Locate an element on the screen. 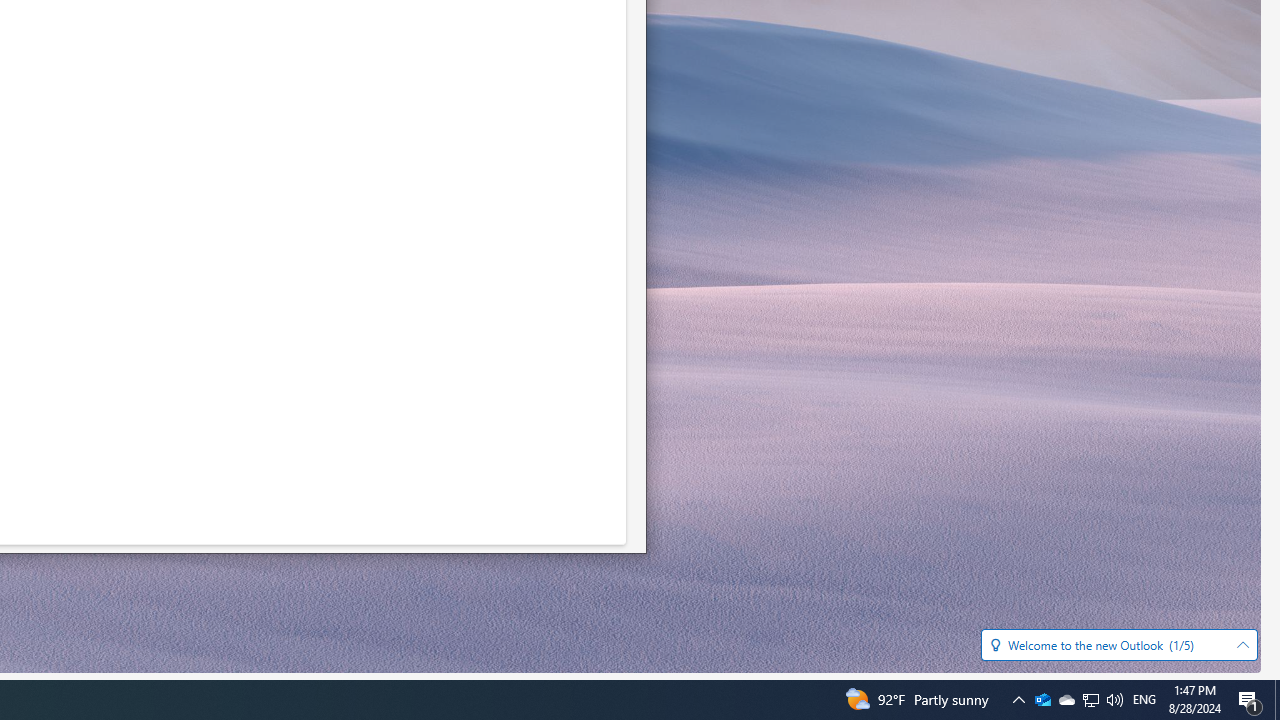 This screenshot has width=1280, height=720. 'Tray Input Indicator - English (United States)' is located at coordinates (1144, 698).